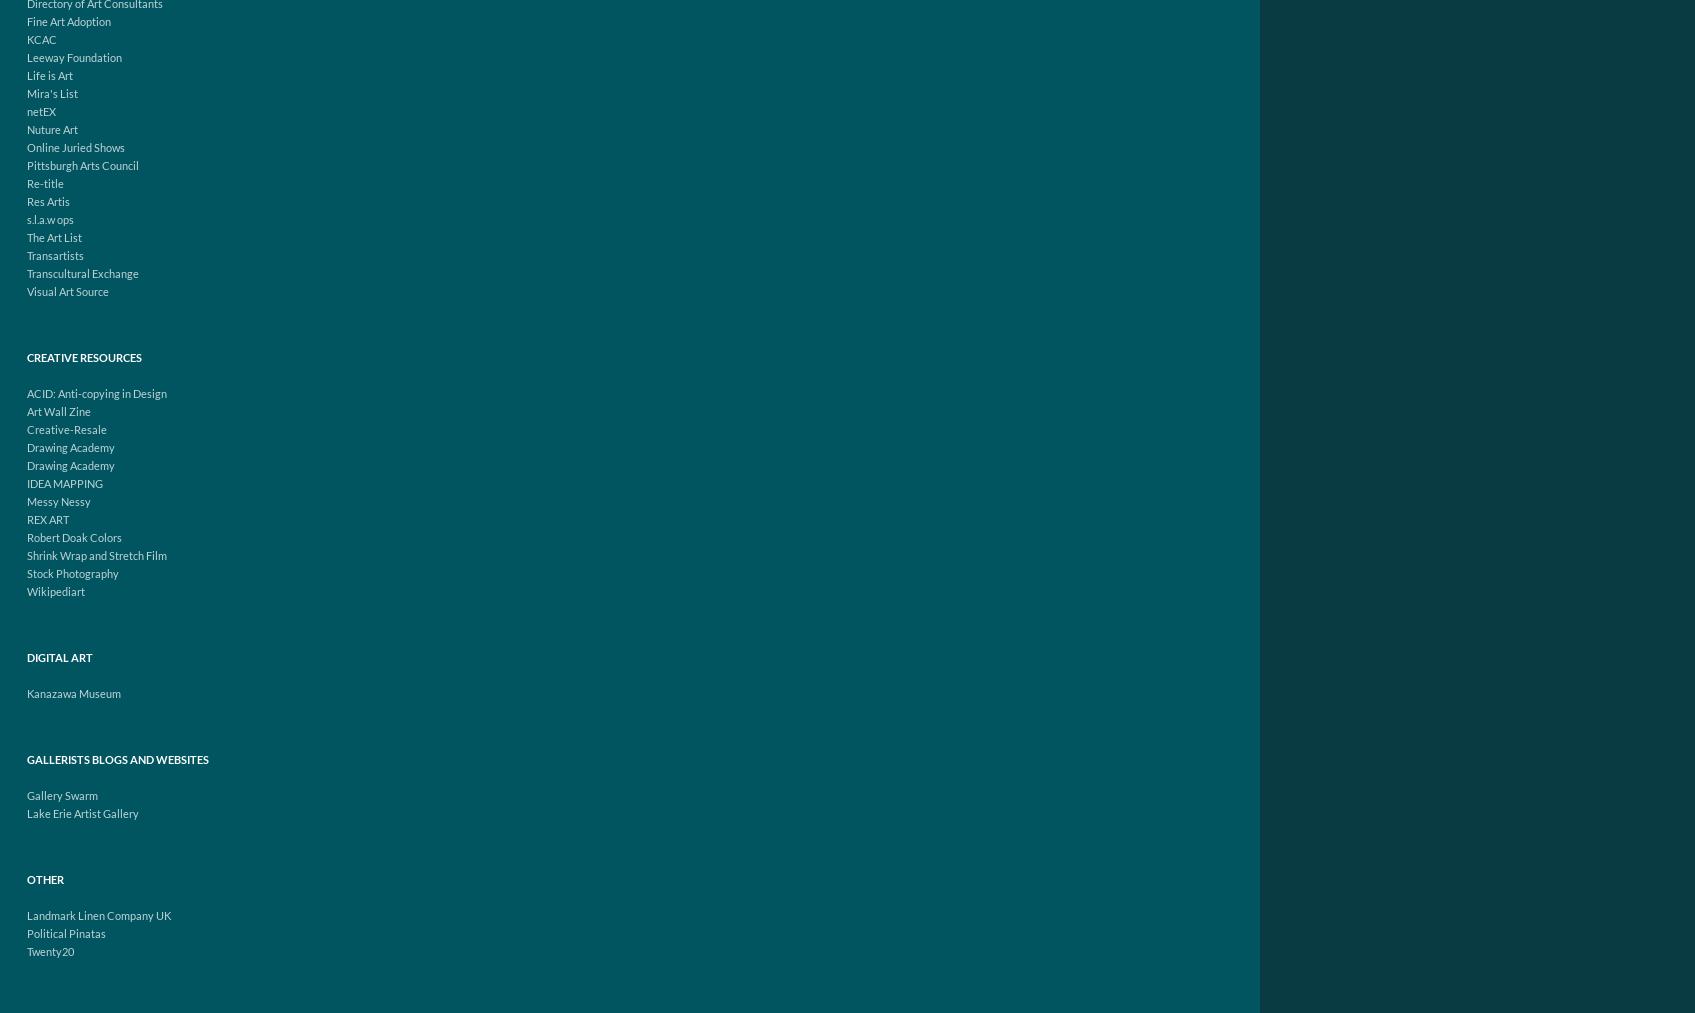 Image resolution: width=1695 pixels, height=1013 pixels. I want to click on 'The Art List', so click(54, 236).